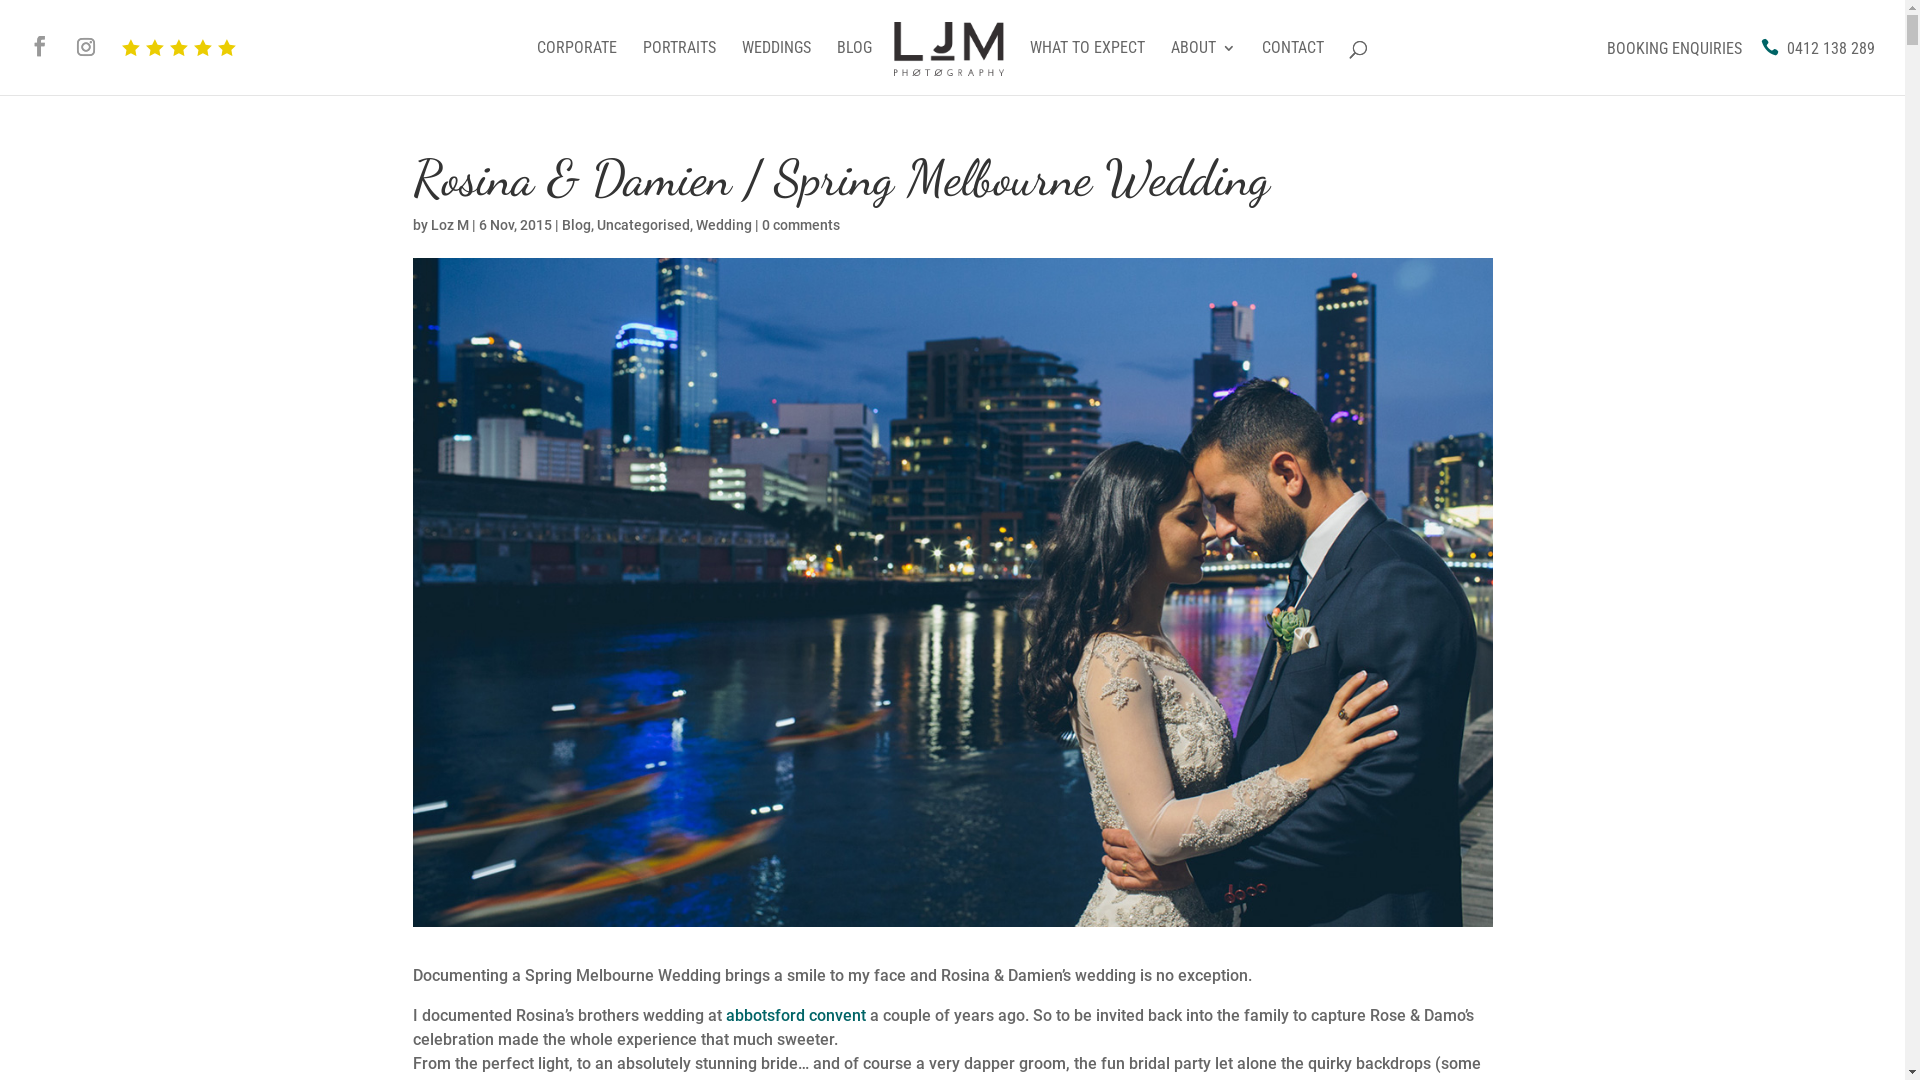 The width and height of the screenshot is (1920, 1080). I want to click on 'PORTRAITS', so click(679, 67).